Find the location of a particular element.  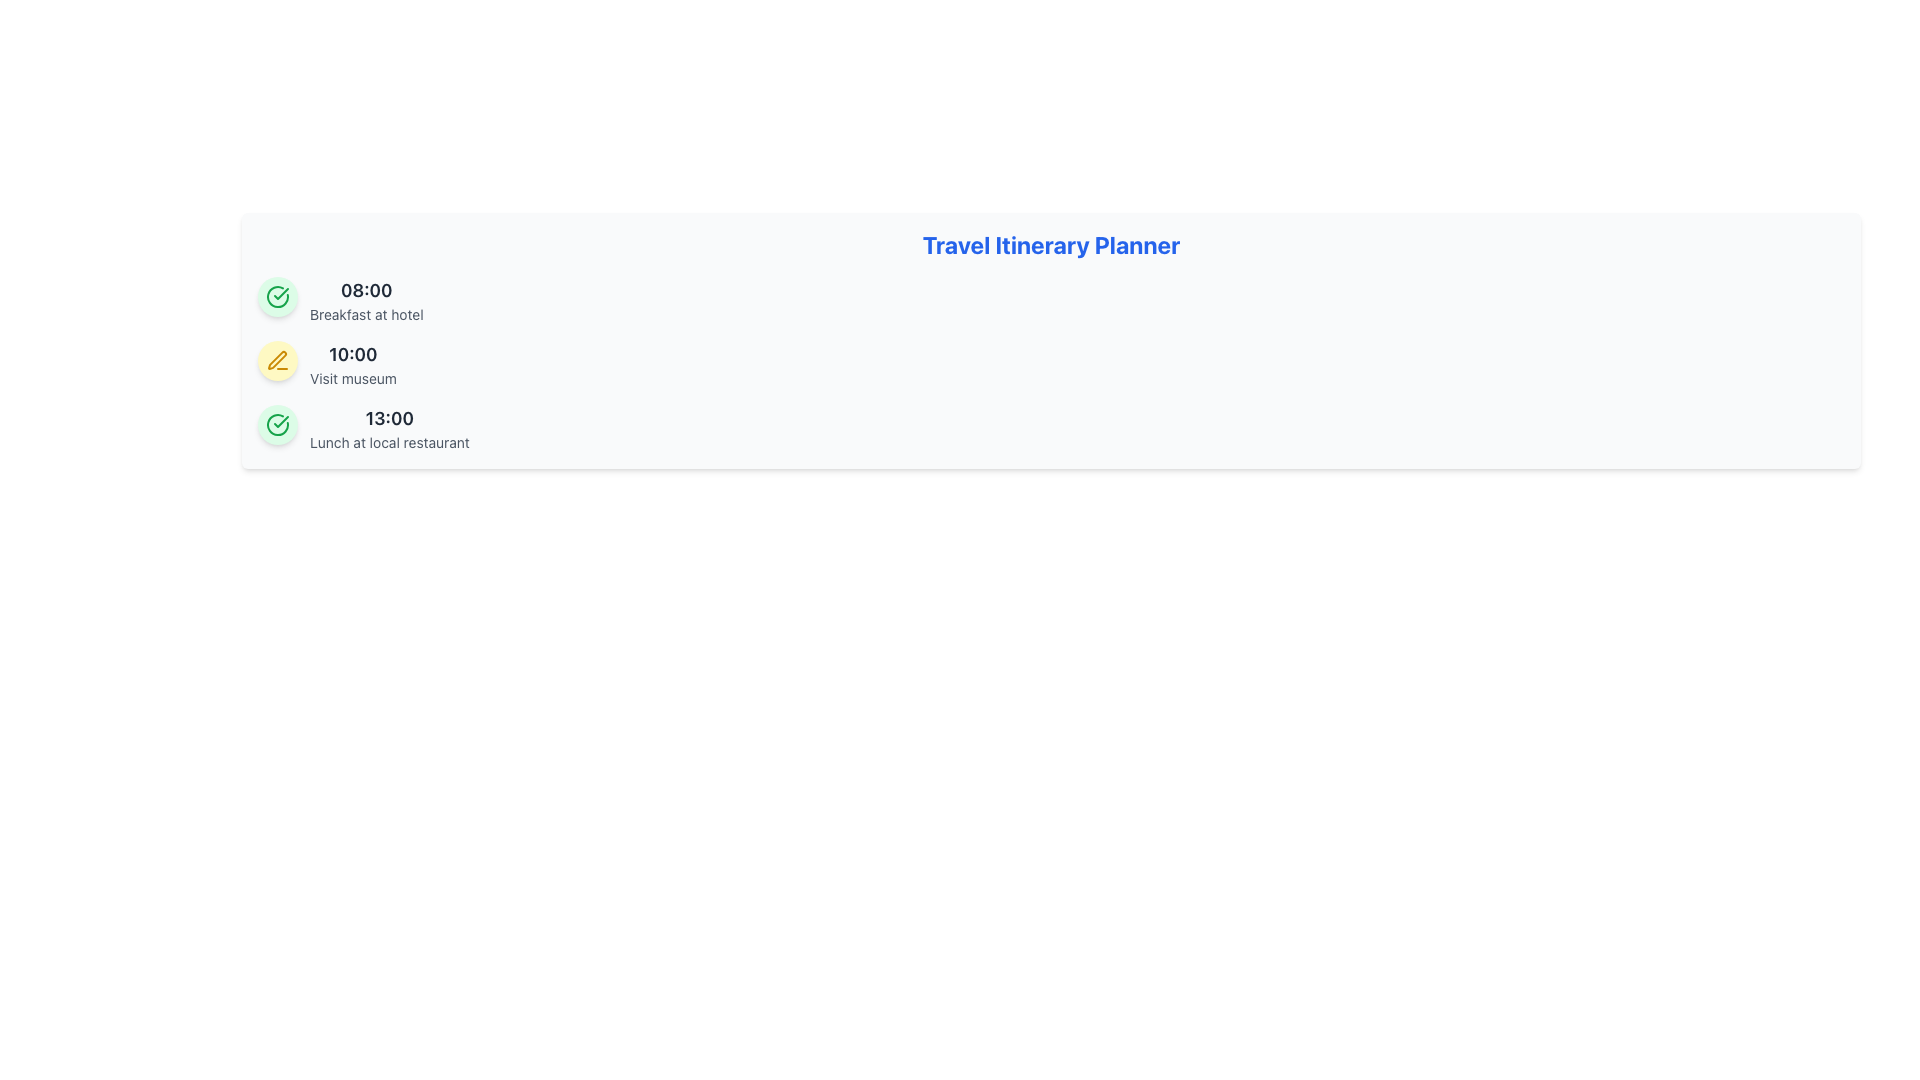

the text element indicating the time for 'Lunch at local restaurant' in the travel itinerary module, located below the 'Visit museum' entry is located at coordinates (389, 418).